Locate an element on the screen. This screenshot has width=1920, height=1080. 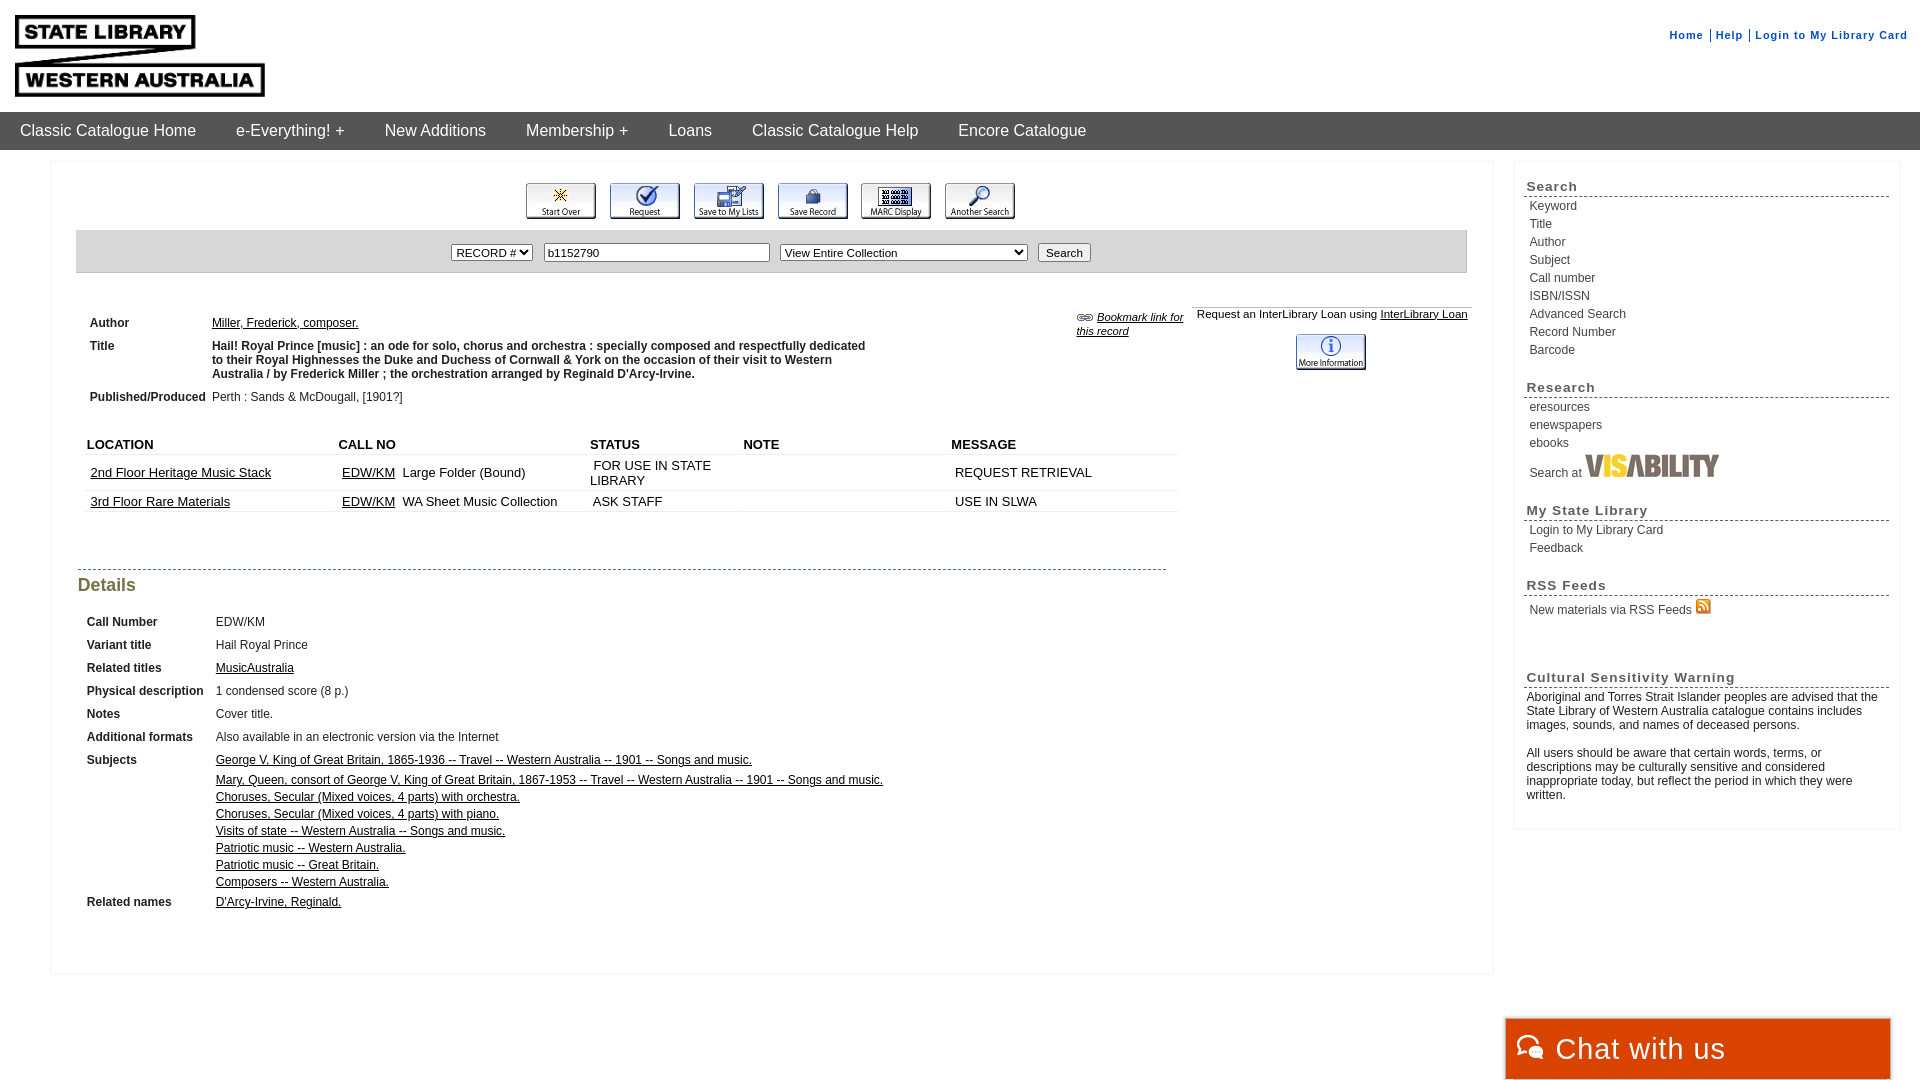
'Encore Catalogue' is located at coordinates (936, 131).